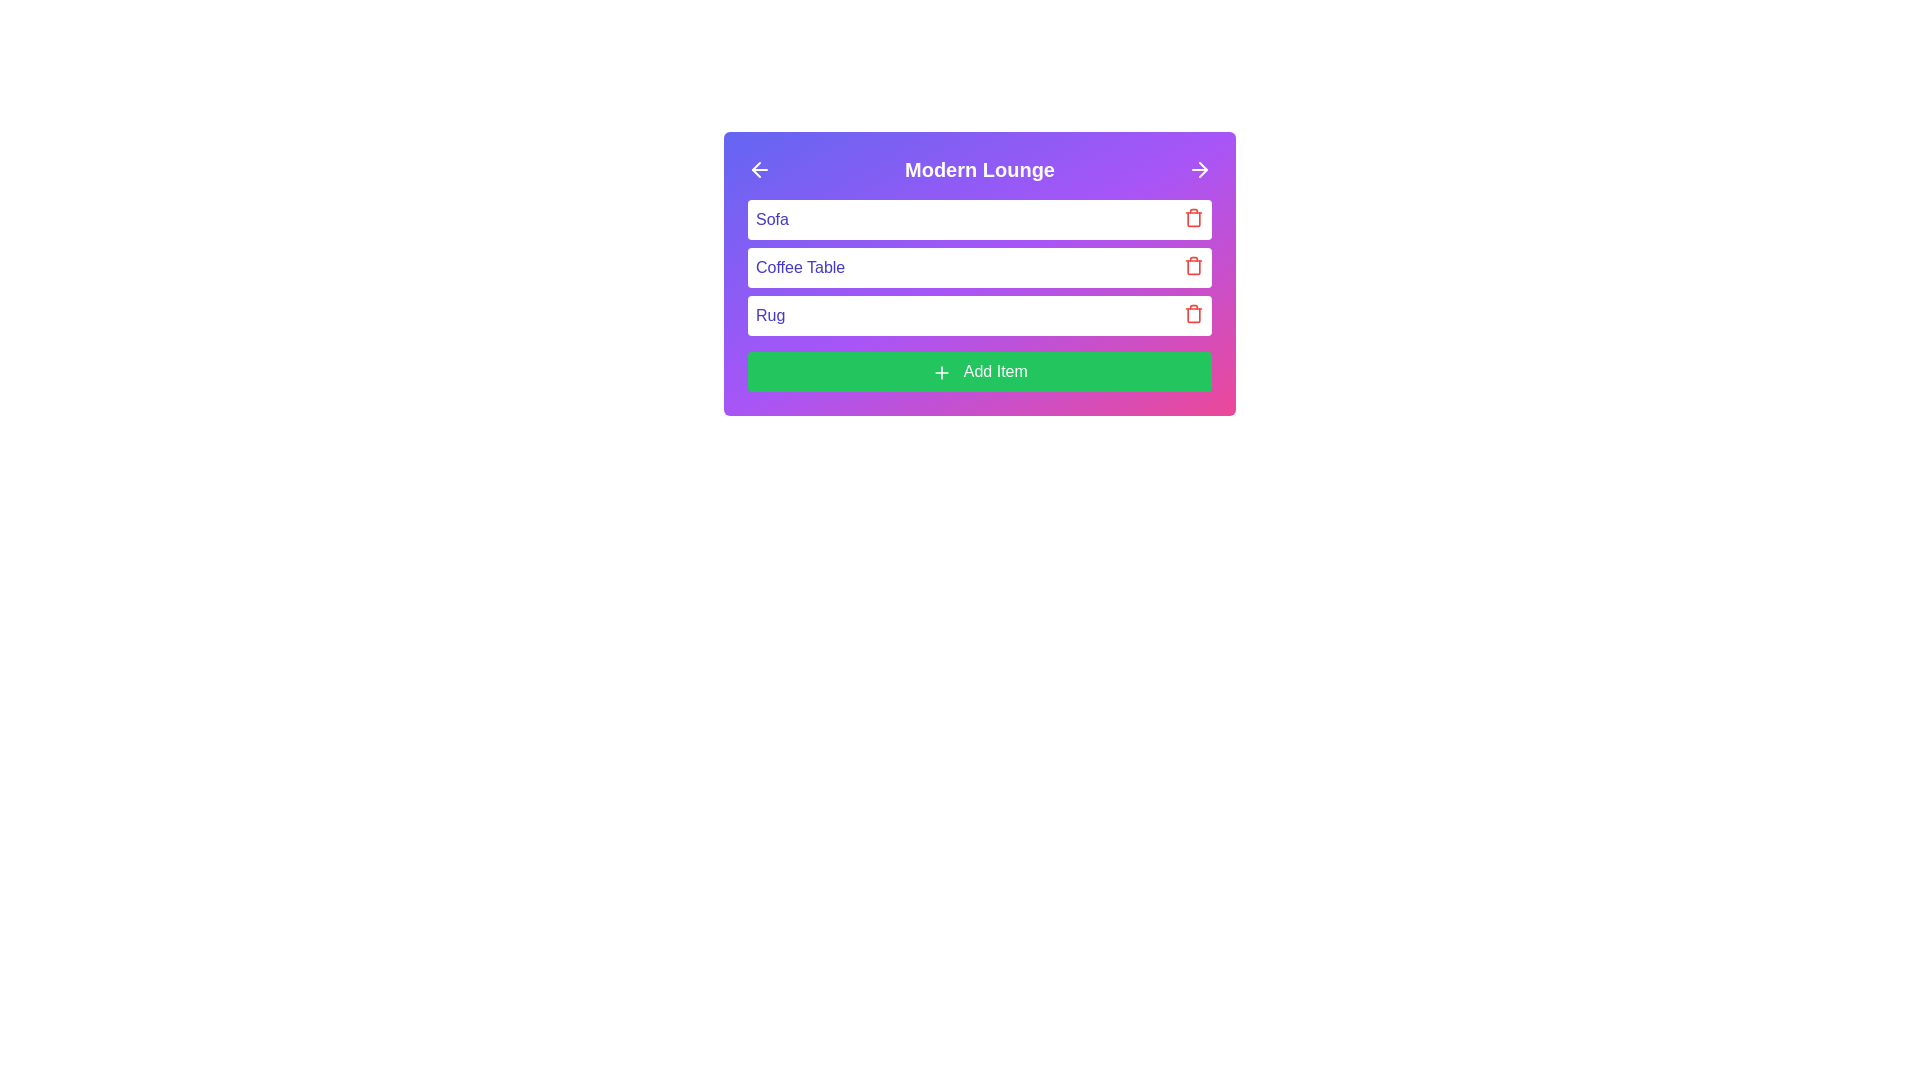 The height and width of the screenshot is (1080, 1920). Describe the element at coordinates (1200, 168) in the screenshot. I see `the right-pointing arrow icon button, which is located at the far-right side of the title row labeled 'Modern Lounge'` at that location.